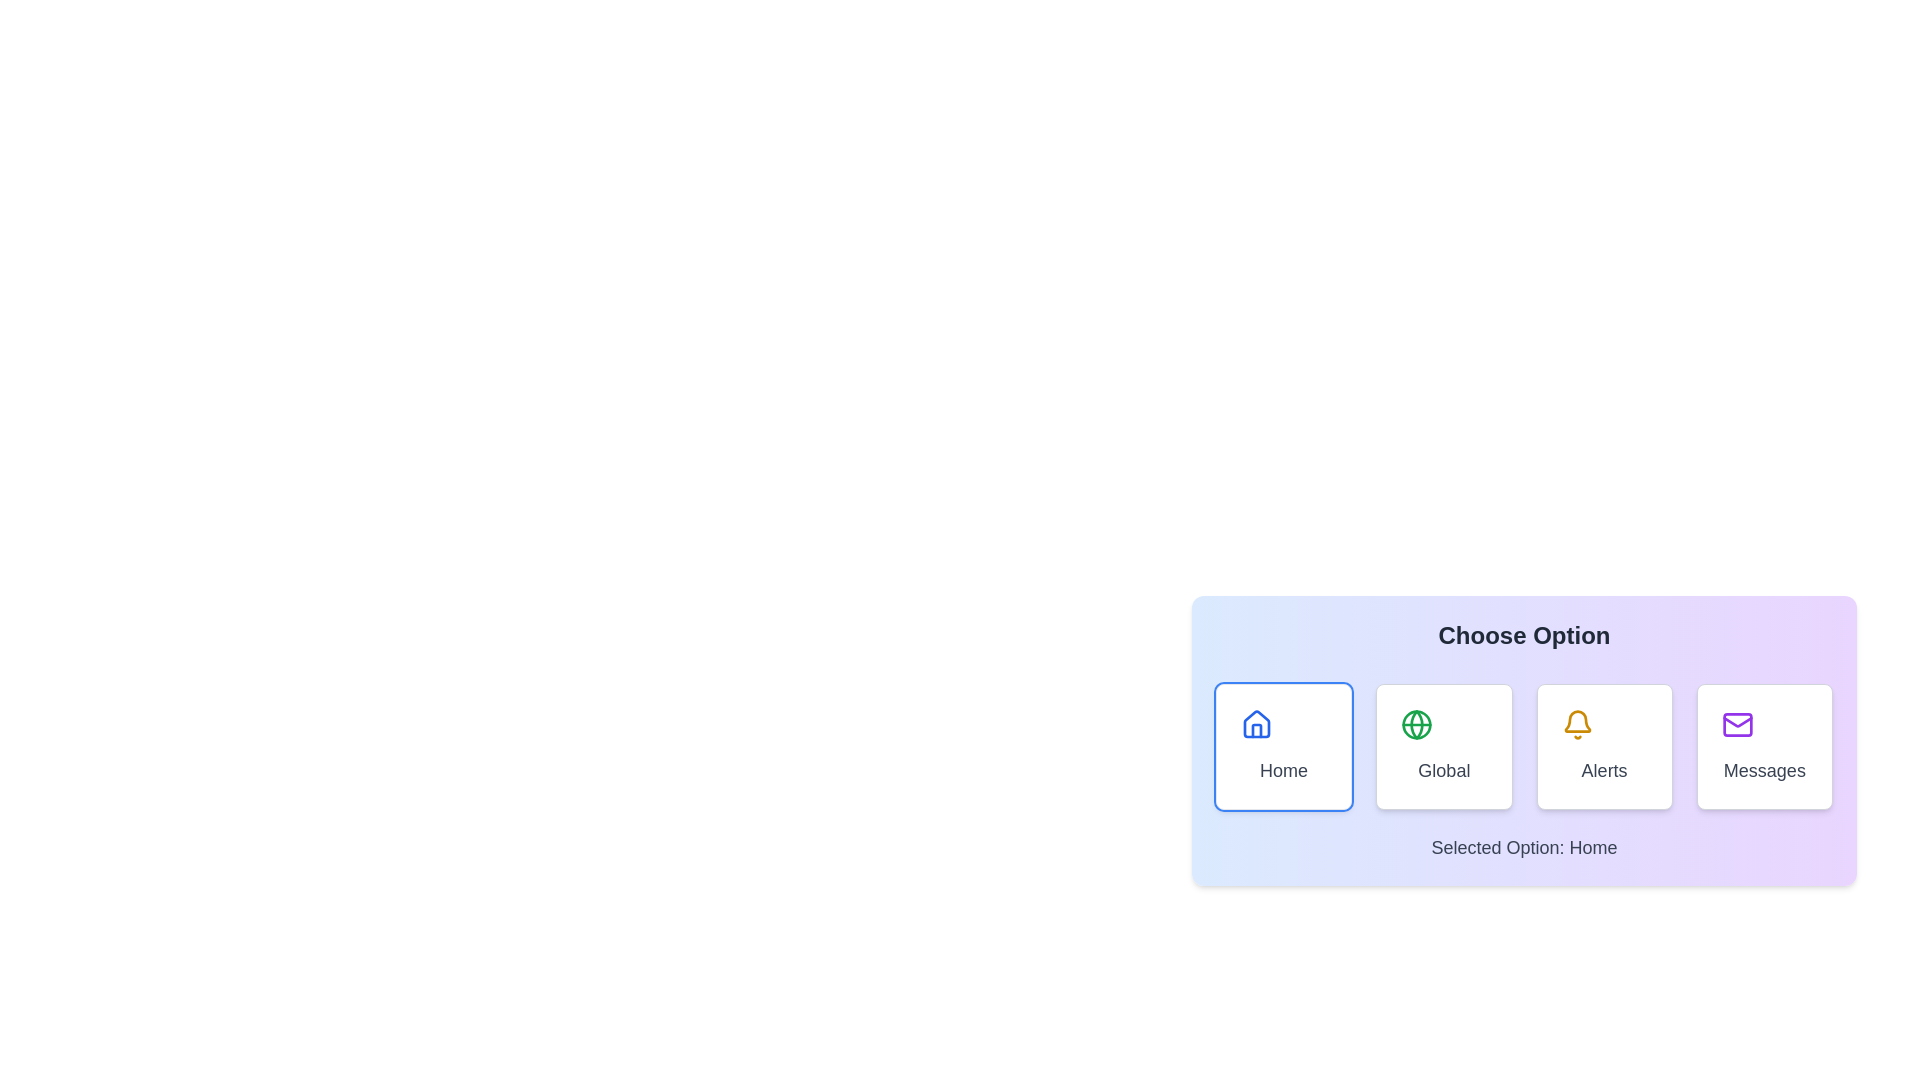  What do you see at coordinates (1523, 848) in the screenshot?
I see `the text label indicating the currently selected option in the 'Choose Option' section, located below the interactive tiles ('Home', 'Global', 'Alerts', 'Messages')` at bounding box center [1523, 848].